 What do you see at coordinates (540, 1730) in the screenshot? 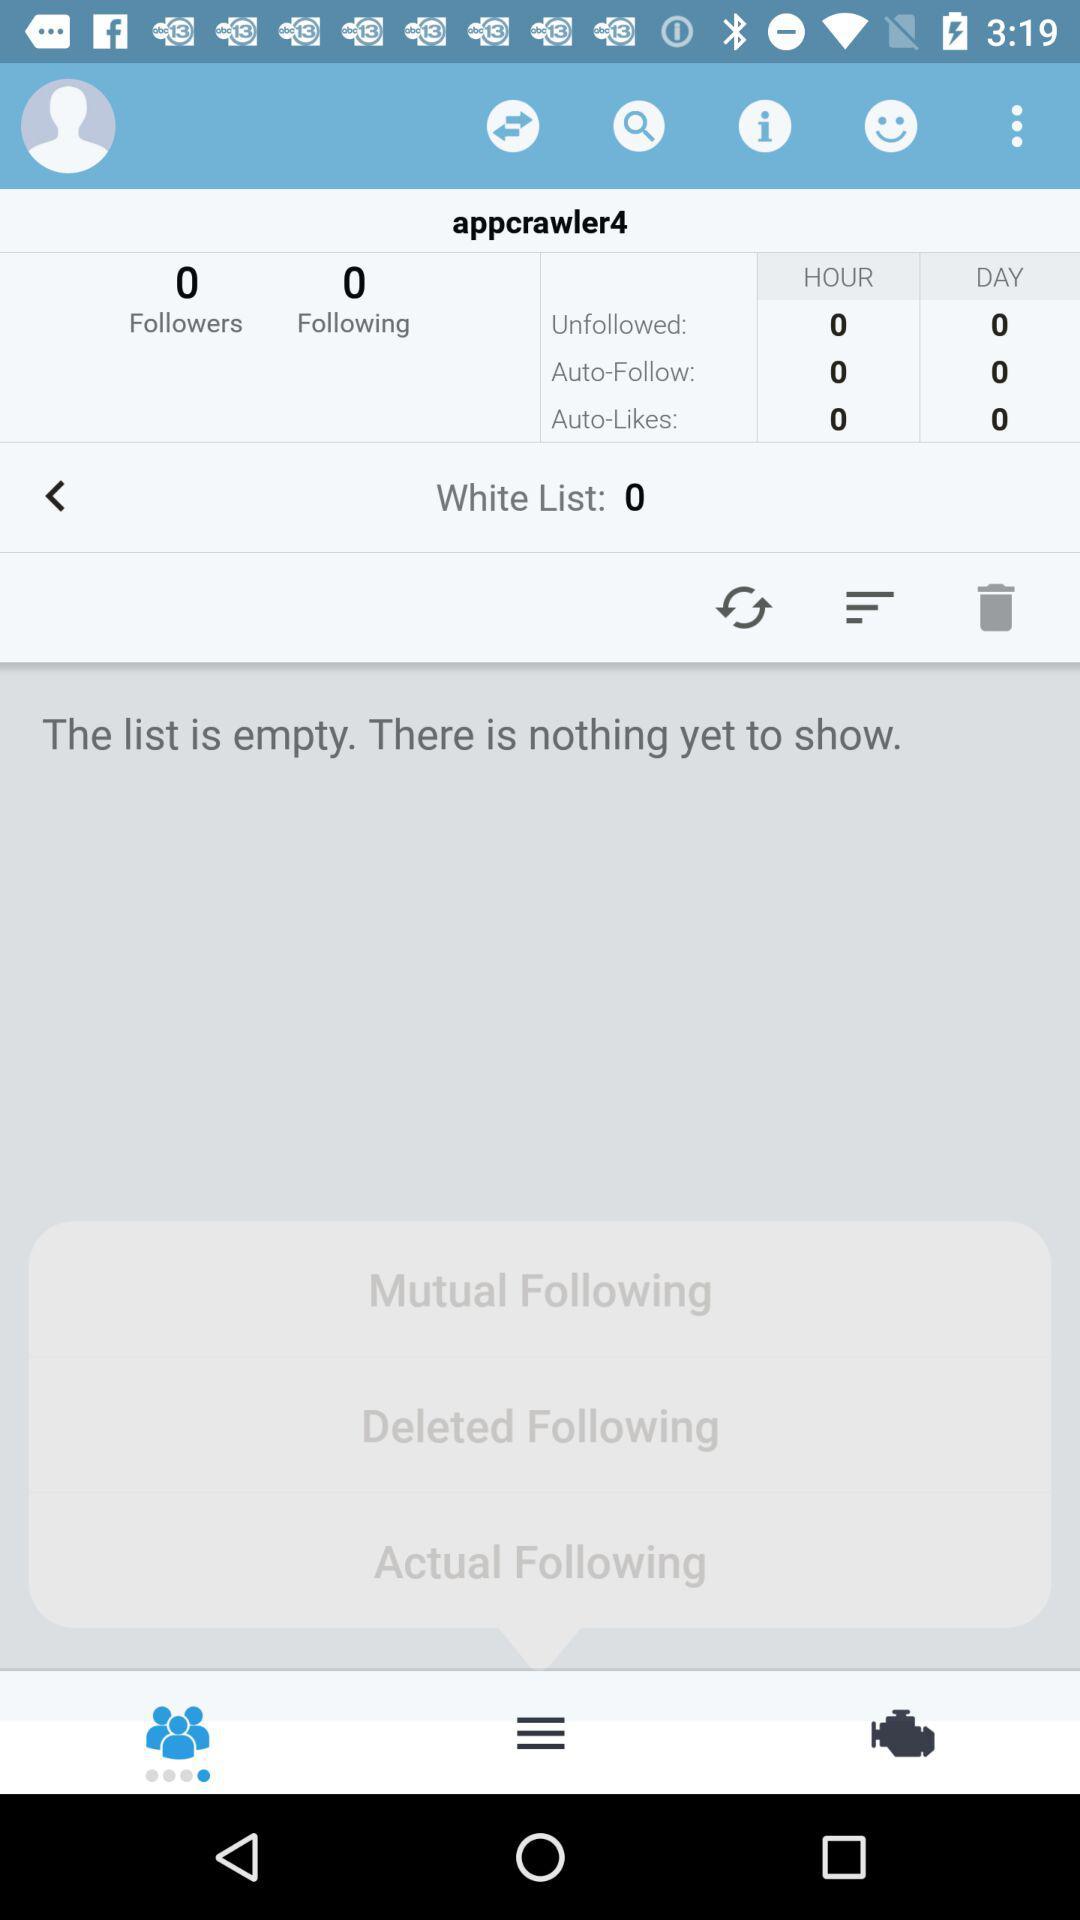
I see `customize` at bounding box center [540, 1730].